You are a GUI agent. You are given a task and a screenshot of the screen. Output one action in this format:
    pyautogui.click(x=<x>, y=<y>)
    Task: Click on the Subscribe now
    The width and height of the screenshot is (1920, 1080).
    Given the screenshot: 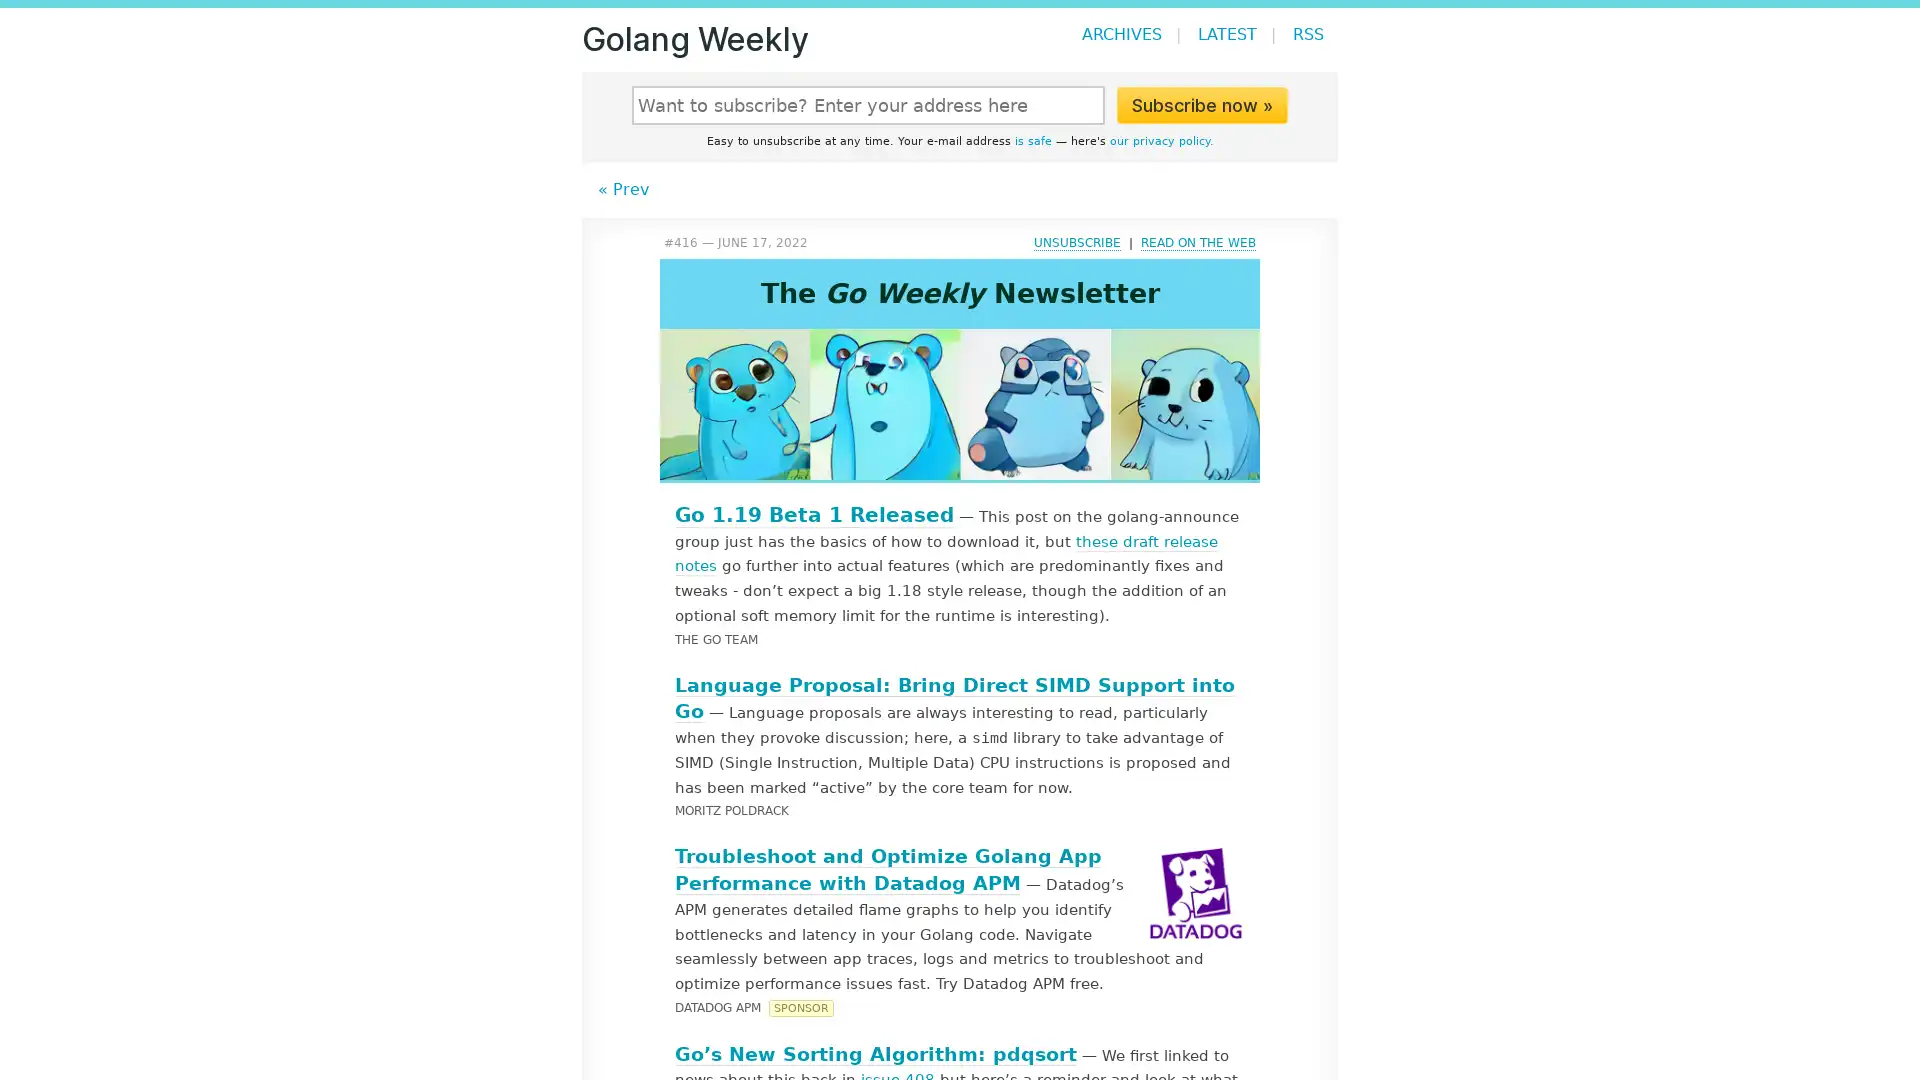 What is the action you would take?
    pyautogui.click(x=1201, y=105)
    